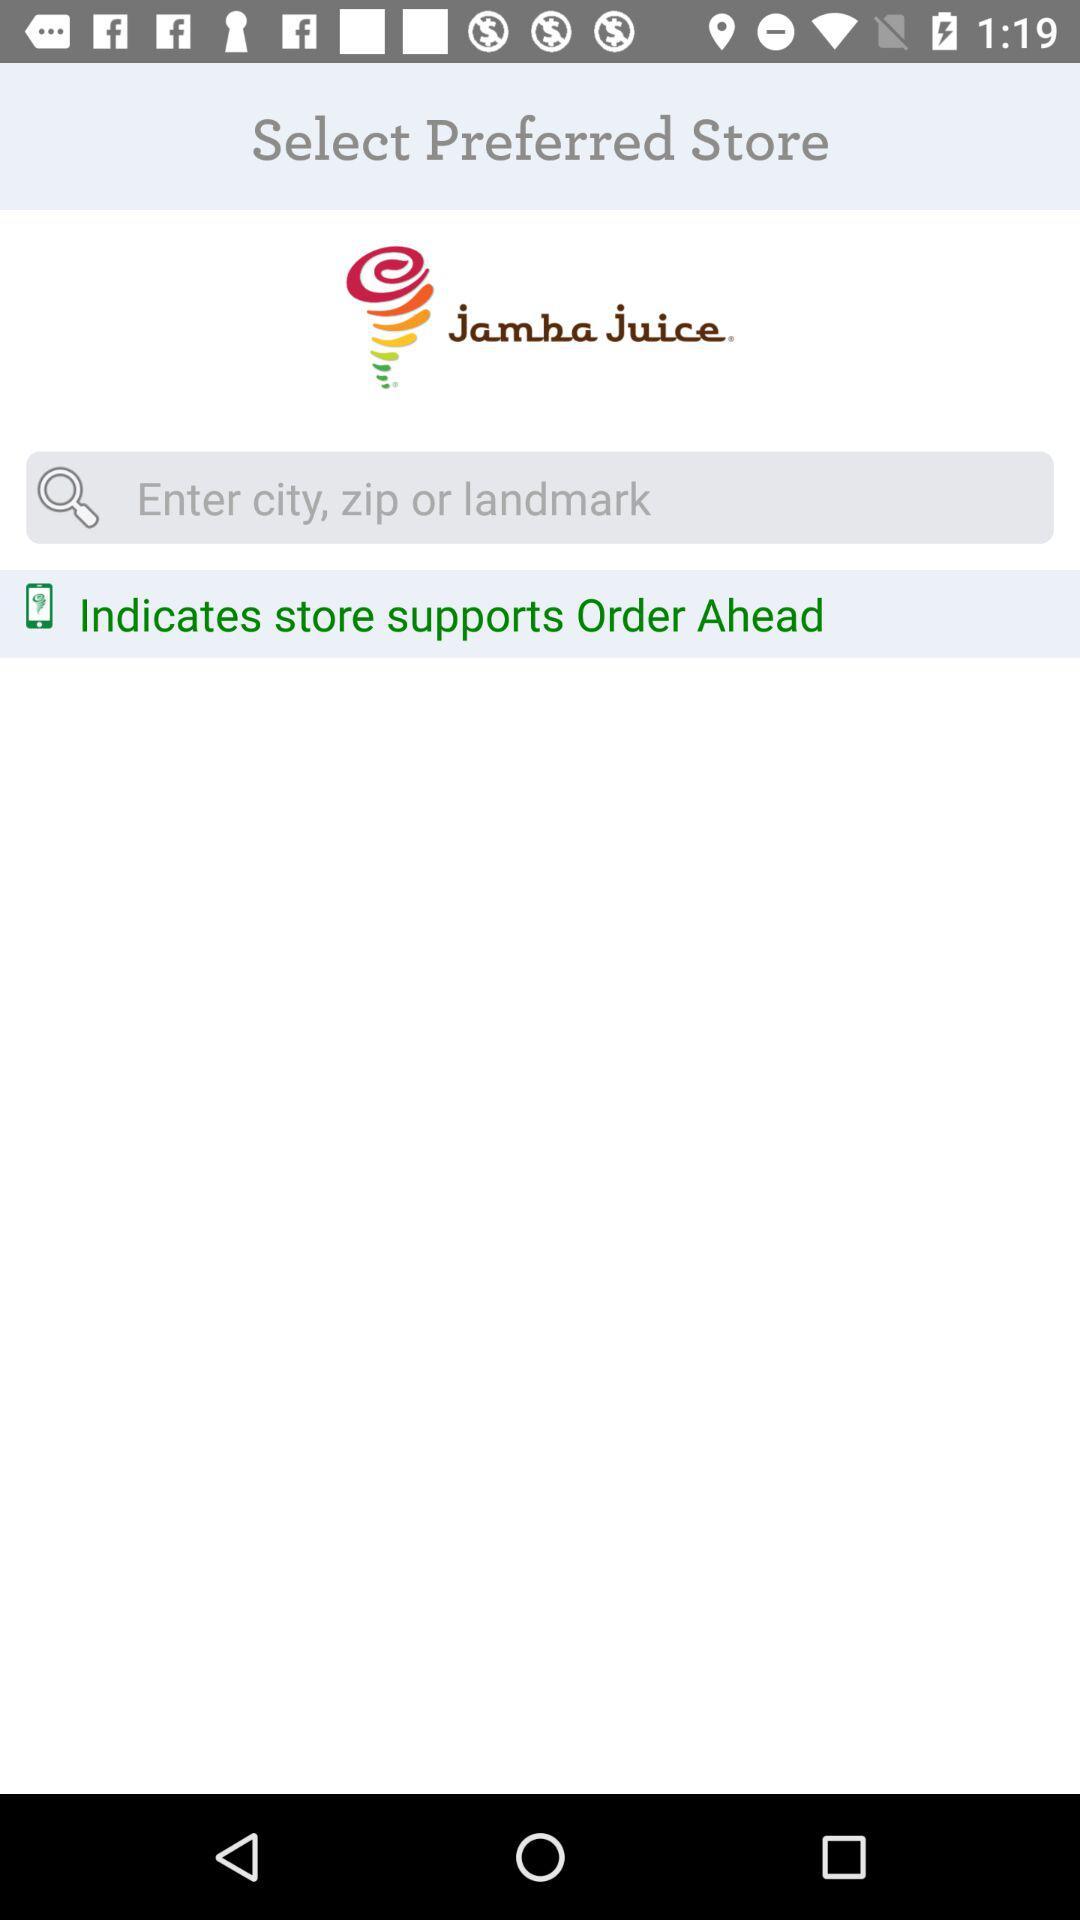  Describe the element at coordinates (538, 316) in the screenshot. I see `picture logo` at that location.